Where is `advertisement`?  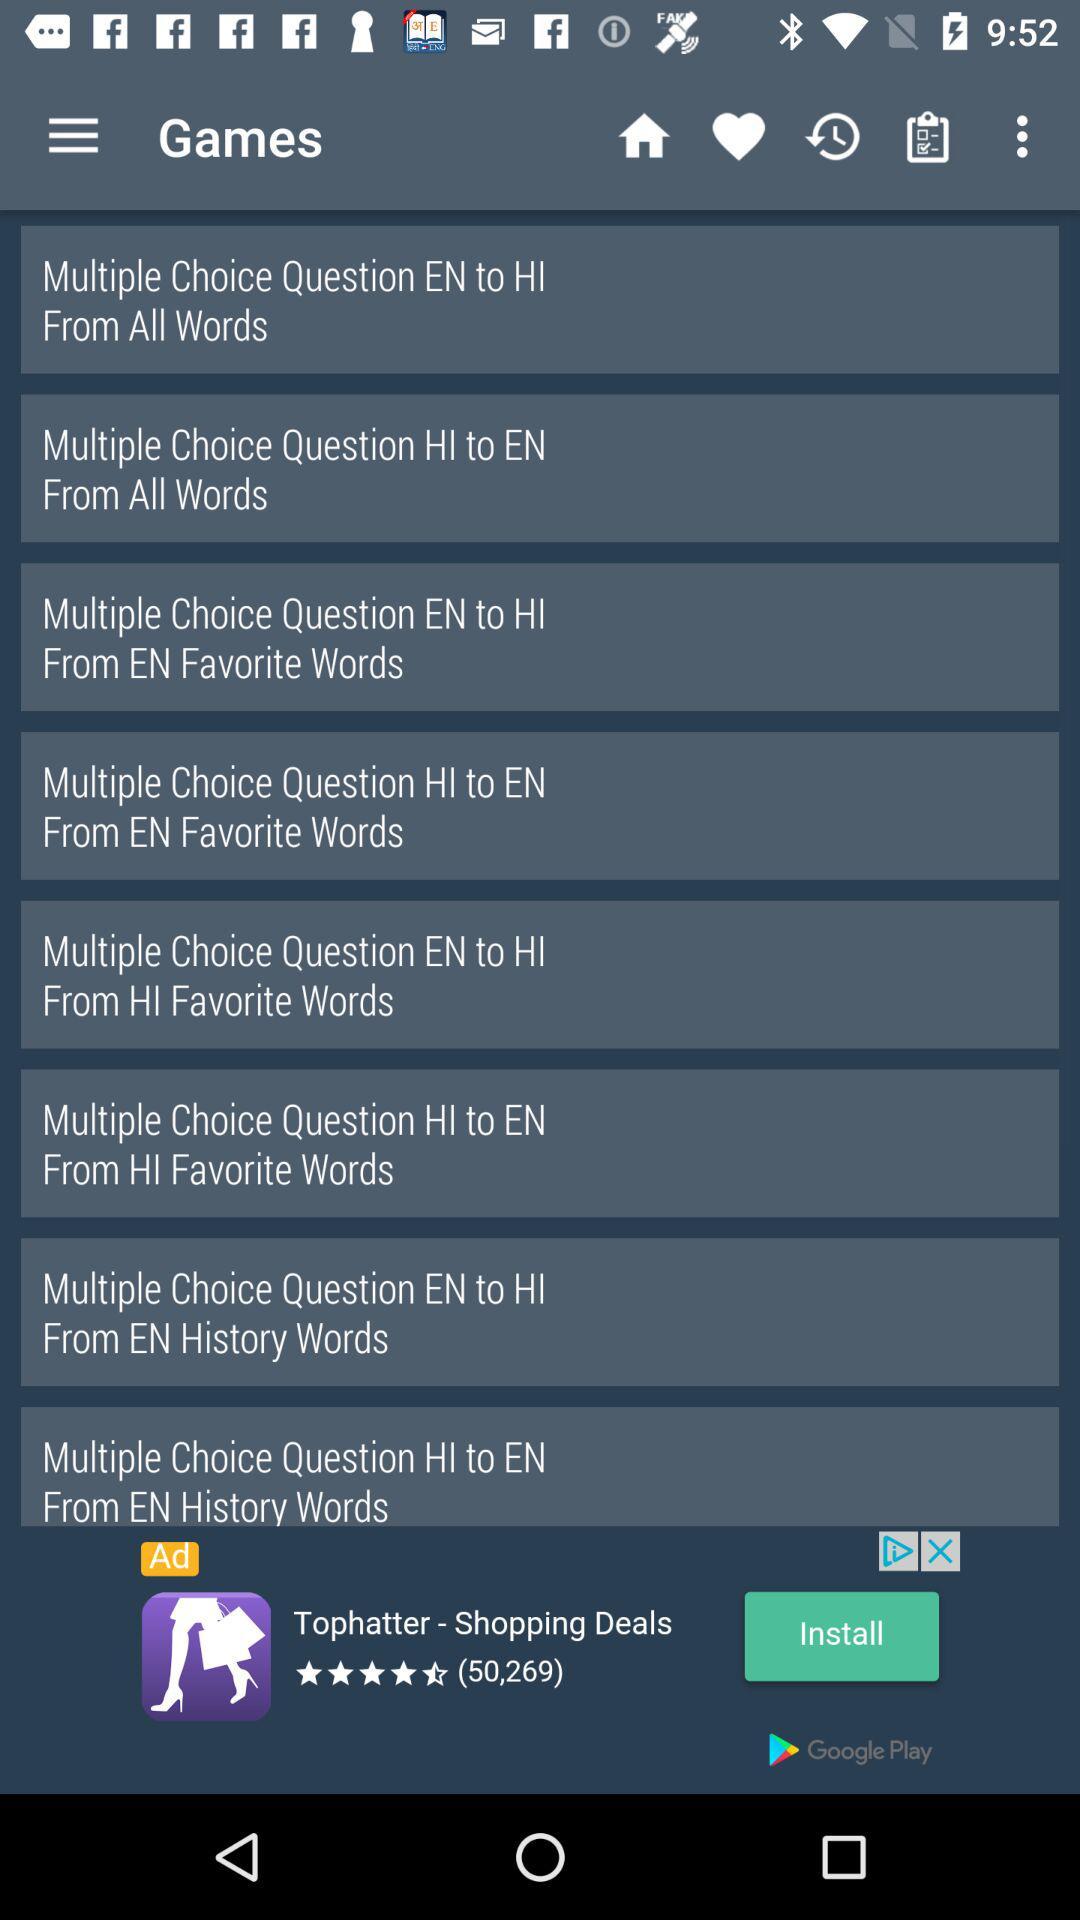 advertisement is located at coordinates (540, 1662).